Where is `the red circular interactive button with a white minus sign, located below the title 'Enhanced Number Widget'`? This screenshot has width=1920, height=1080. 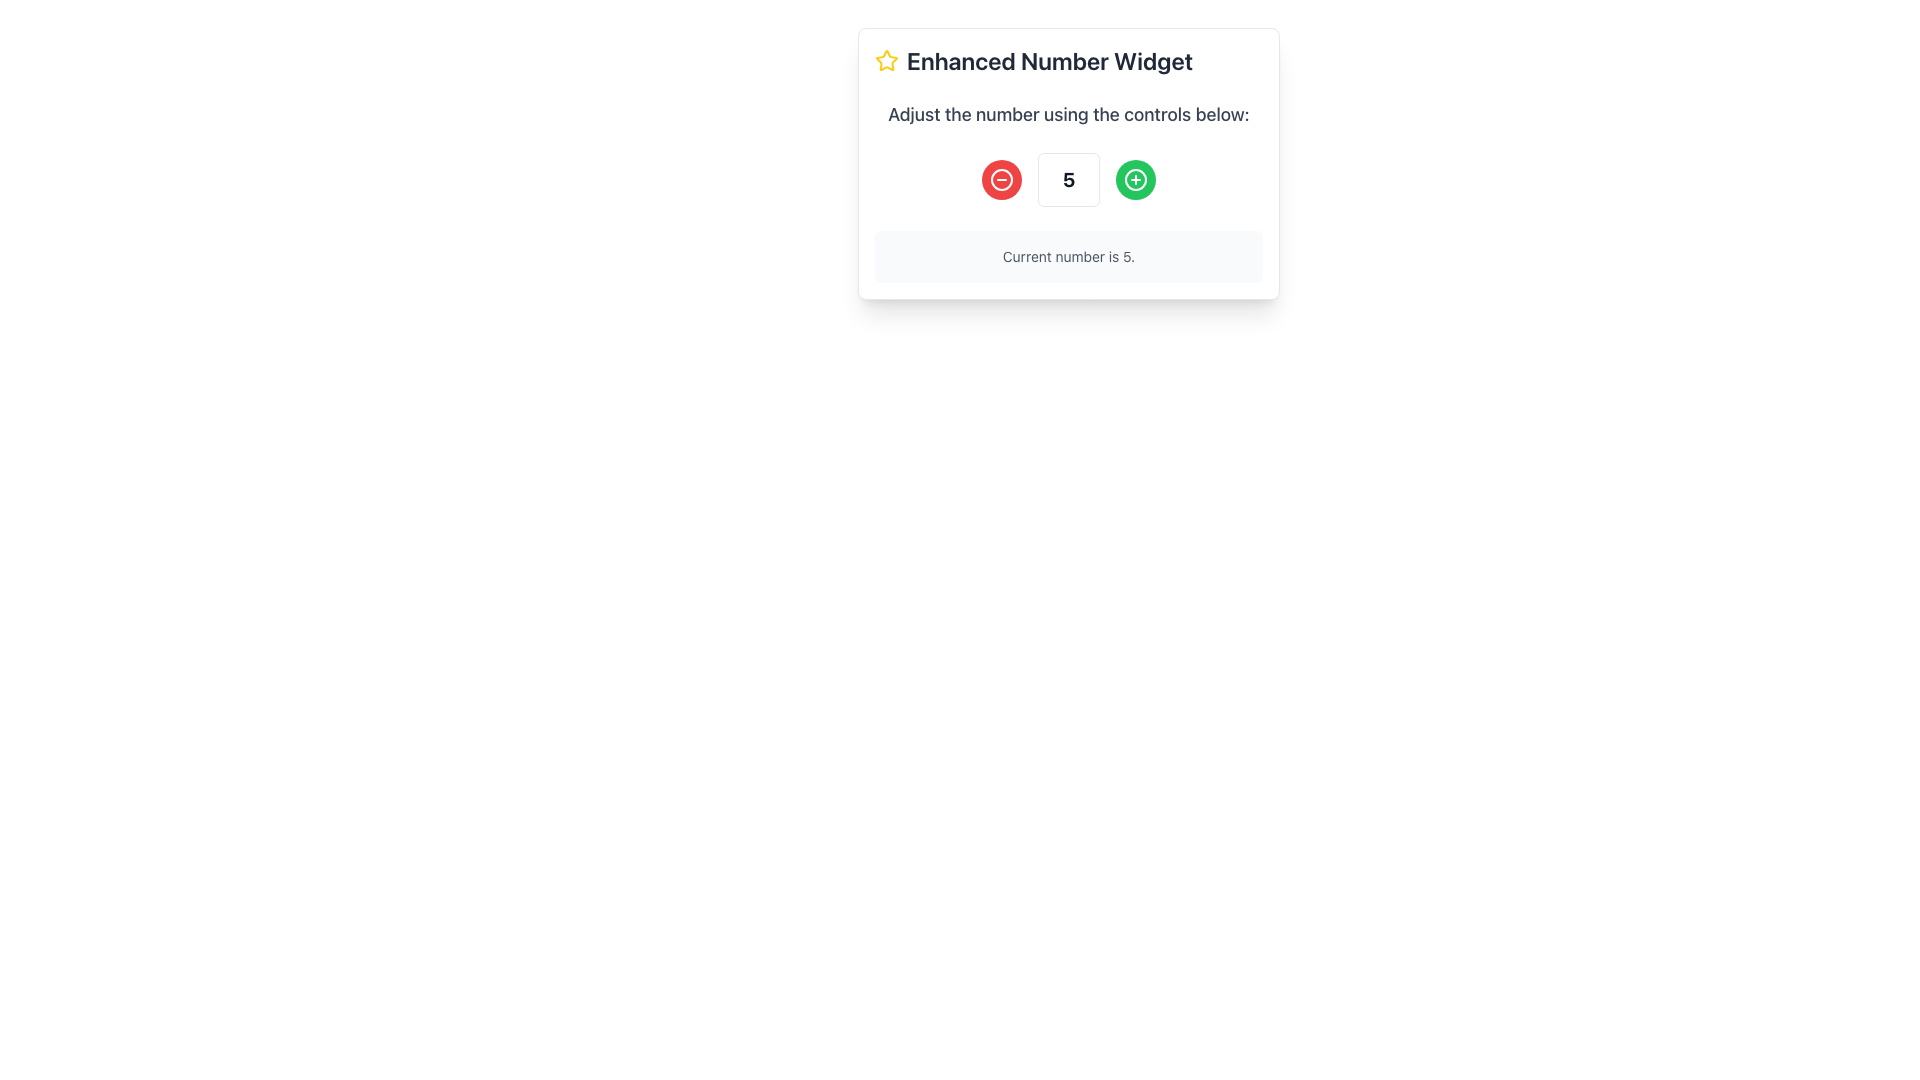
the red circular interactive button with a white minus sign, located below the title 'Enhanced Number Widget' is located at coordinates (1001, 180).